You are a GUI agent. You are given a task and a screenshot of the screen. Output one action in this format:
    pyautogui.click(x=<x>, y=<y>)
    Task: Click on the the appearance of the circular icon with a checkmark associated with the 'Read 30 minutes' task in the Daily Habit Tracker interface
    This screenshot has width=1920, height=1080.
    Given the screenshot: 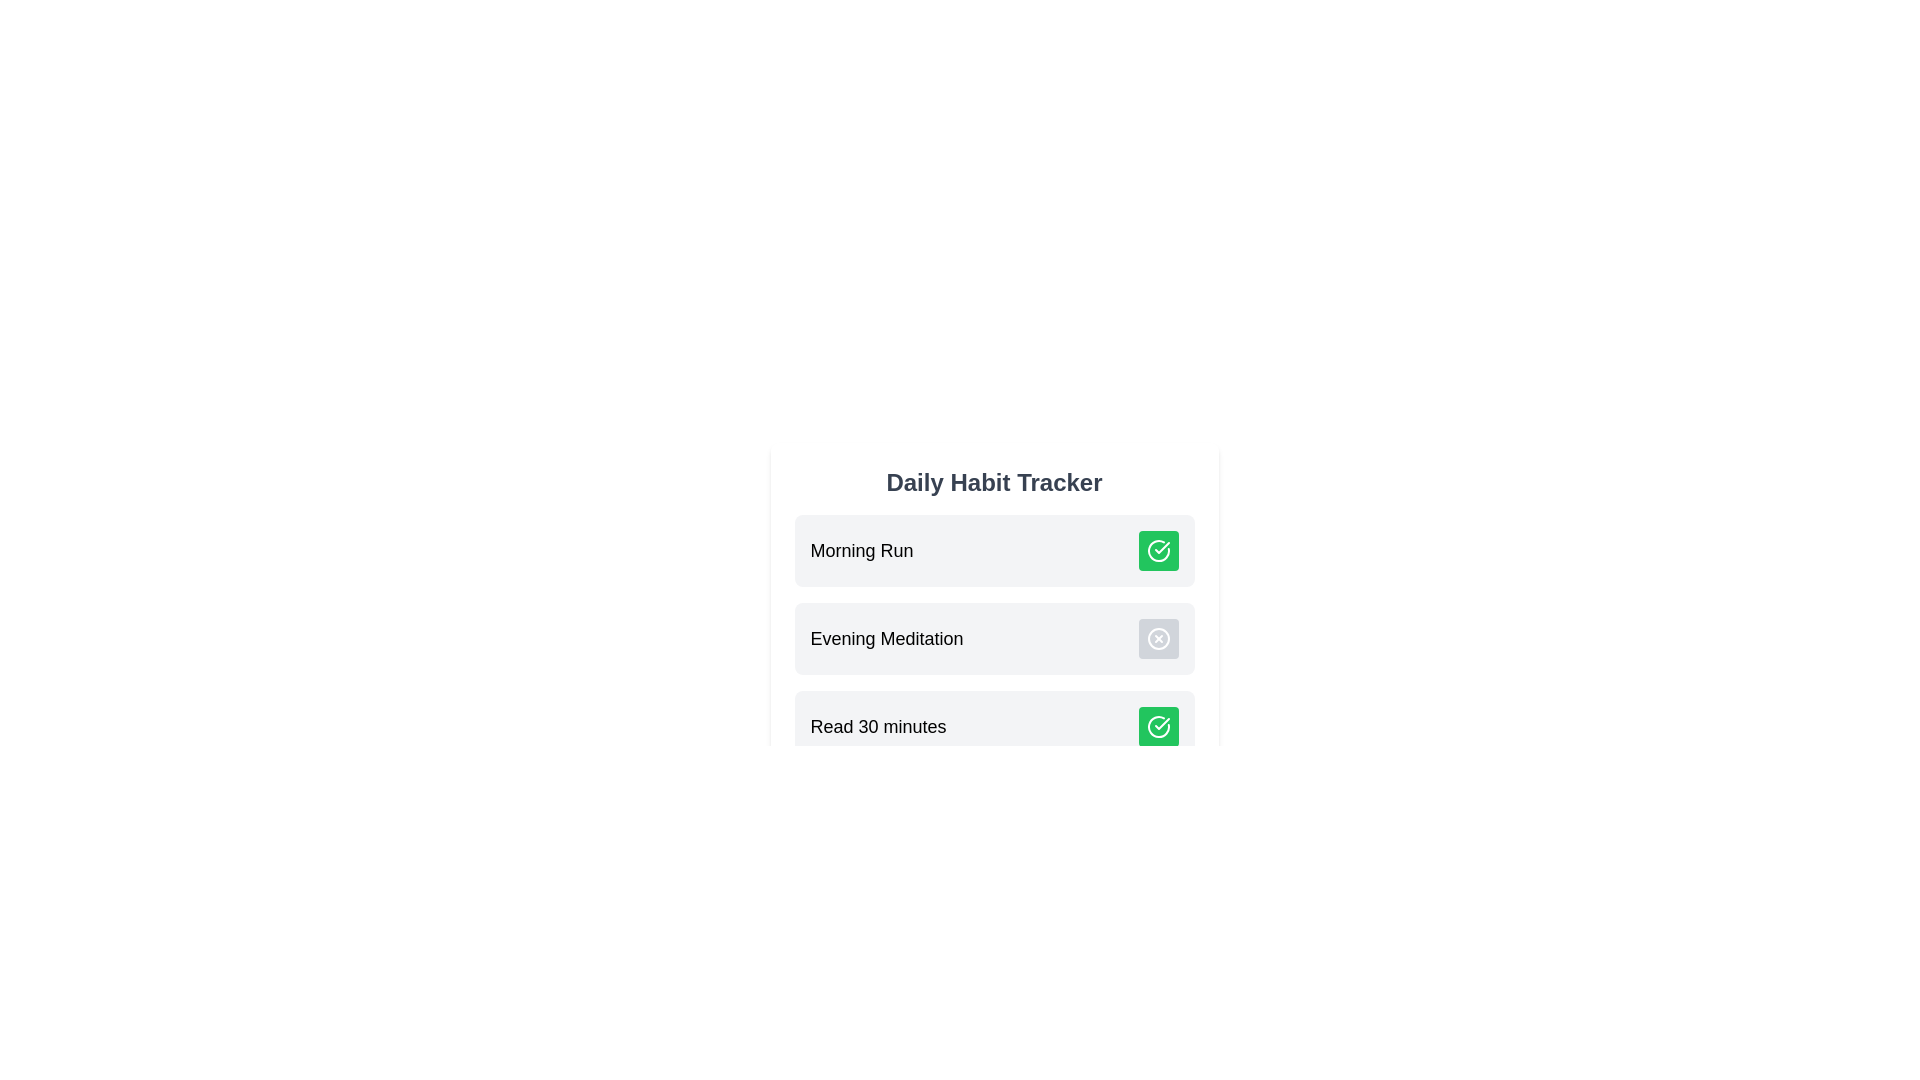 What is the action you would take?
    pyautogui.click(x=1161, y=547)
    